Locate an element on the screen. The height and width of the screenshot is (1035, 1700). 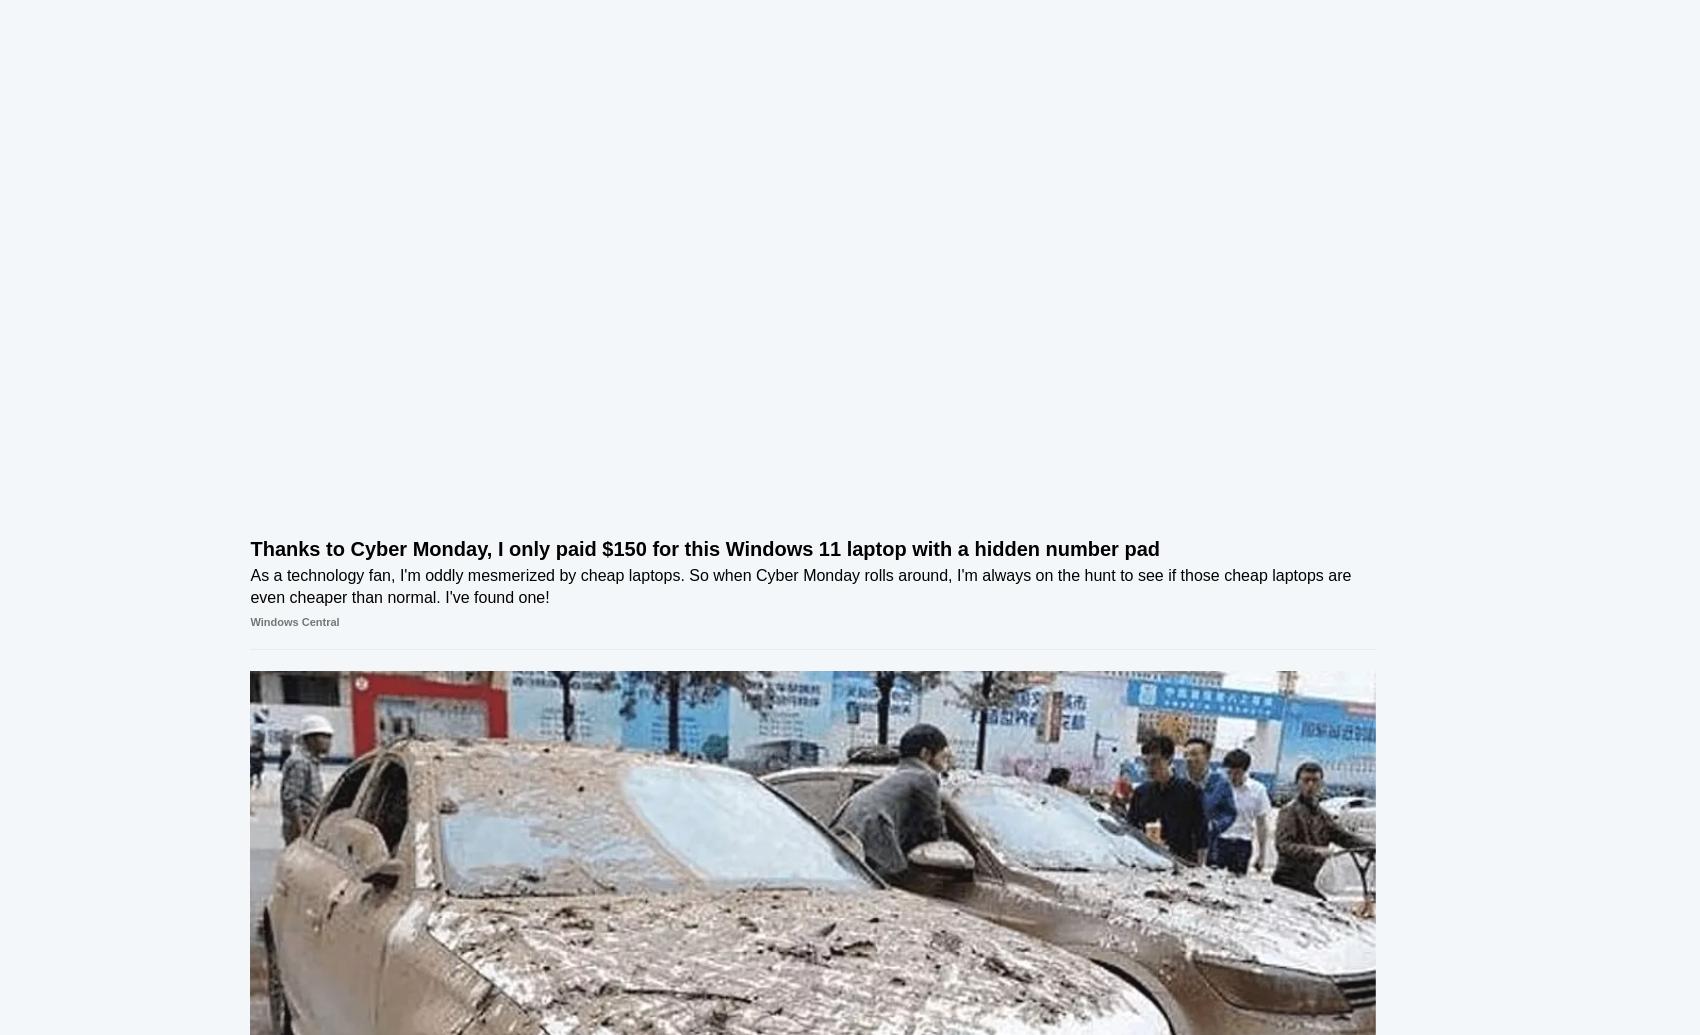
'Looking for USB flash drives? This is the brand I trust to back up my important data — and it's all on sale right now' is located at coordinates (1184, 598).